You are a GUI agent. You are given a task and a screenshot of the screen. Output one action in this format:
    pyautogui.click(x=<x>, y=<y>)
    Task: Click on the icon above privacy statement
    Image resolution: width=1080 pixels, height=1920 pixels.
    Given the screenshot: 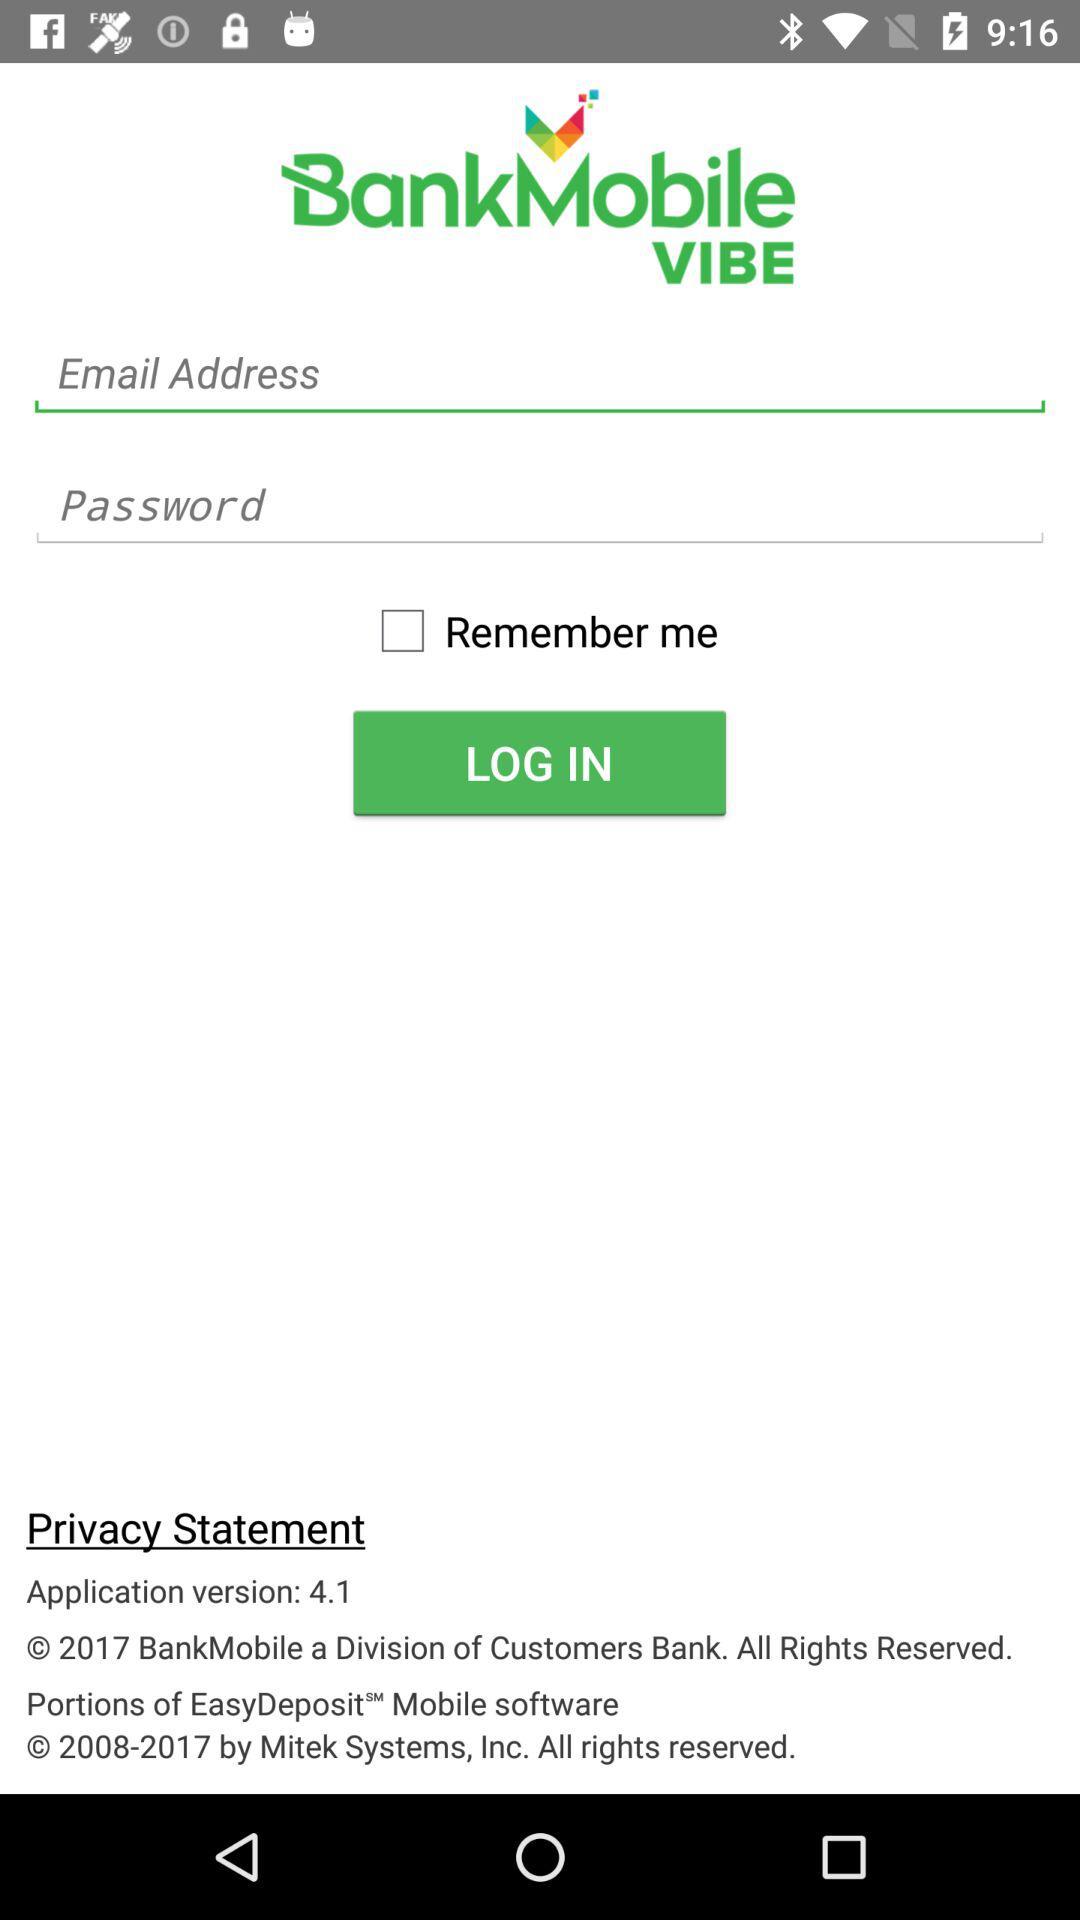 What is the action you would take?
    pyautogui.click(x=538, y=761)
    